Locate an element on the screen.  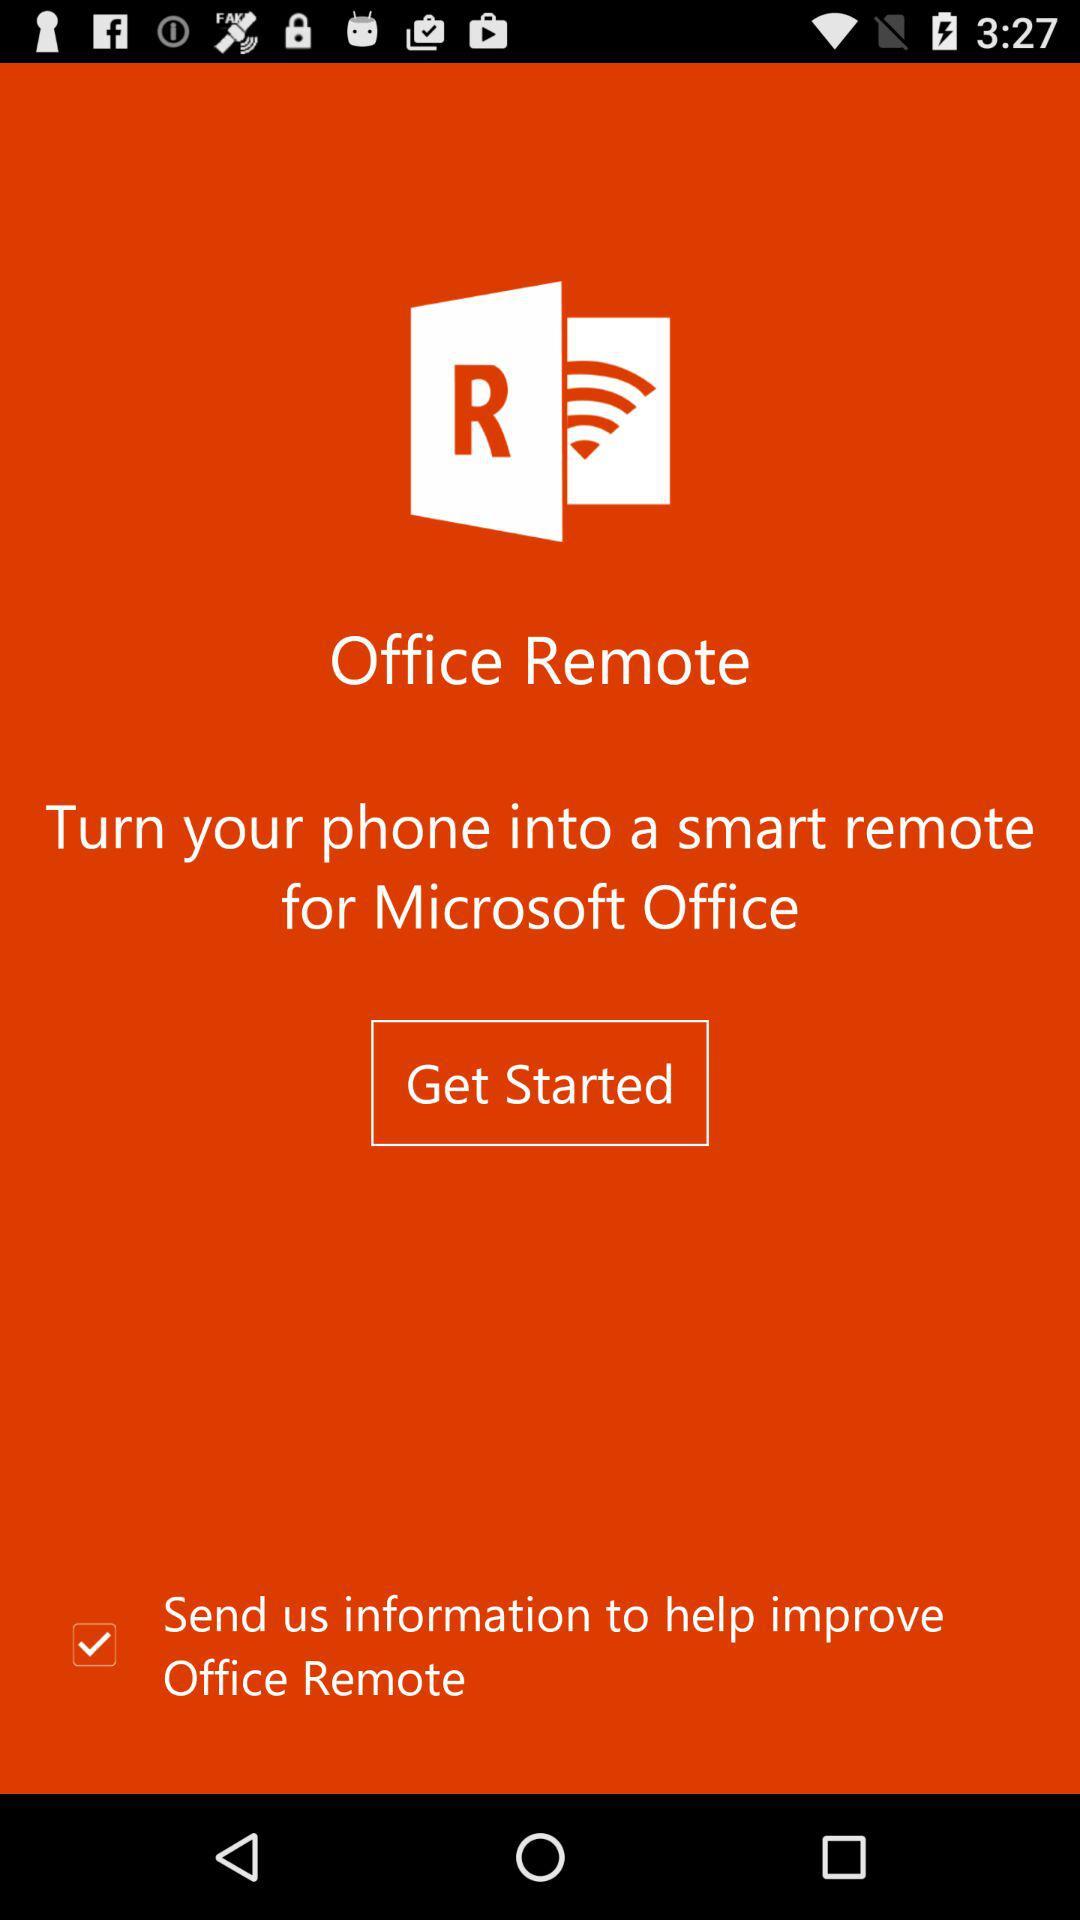
the send us information at the bottom is located at coordinates (540, 1645).